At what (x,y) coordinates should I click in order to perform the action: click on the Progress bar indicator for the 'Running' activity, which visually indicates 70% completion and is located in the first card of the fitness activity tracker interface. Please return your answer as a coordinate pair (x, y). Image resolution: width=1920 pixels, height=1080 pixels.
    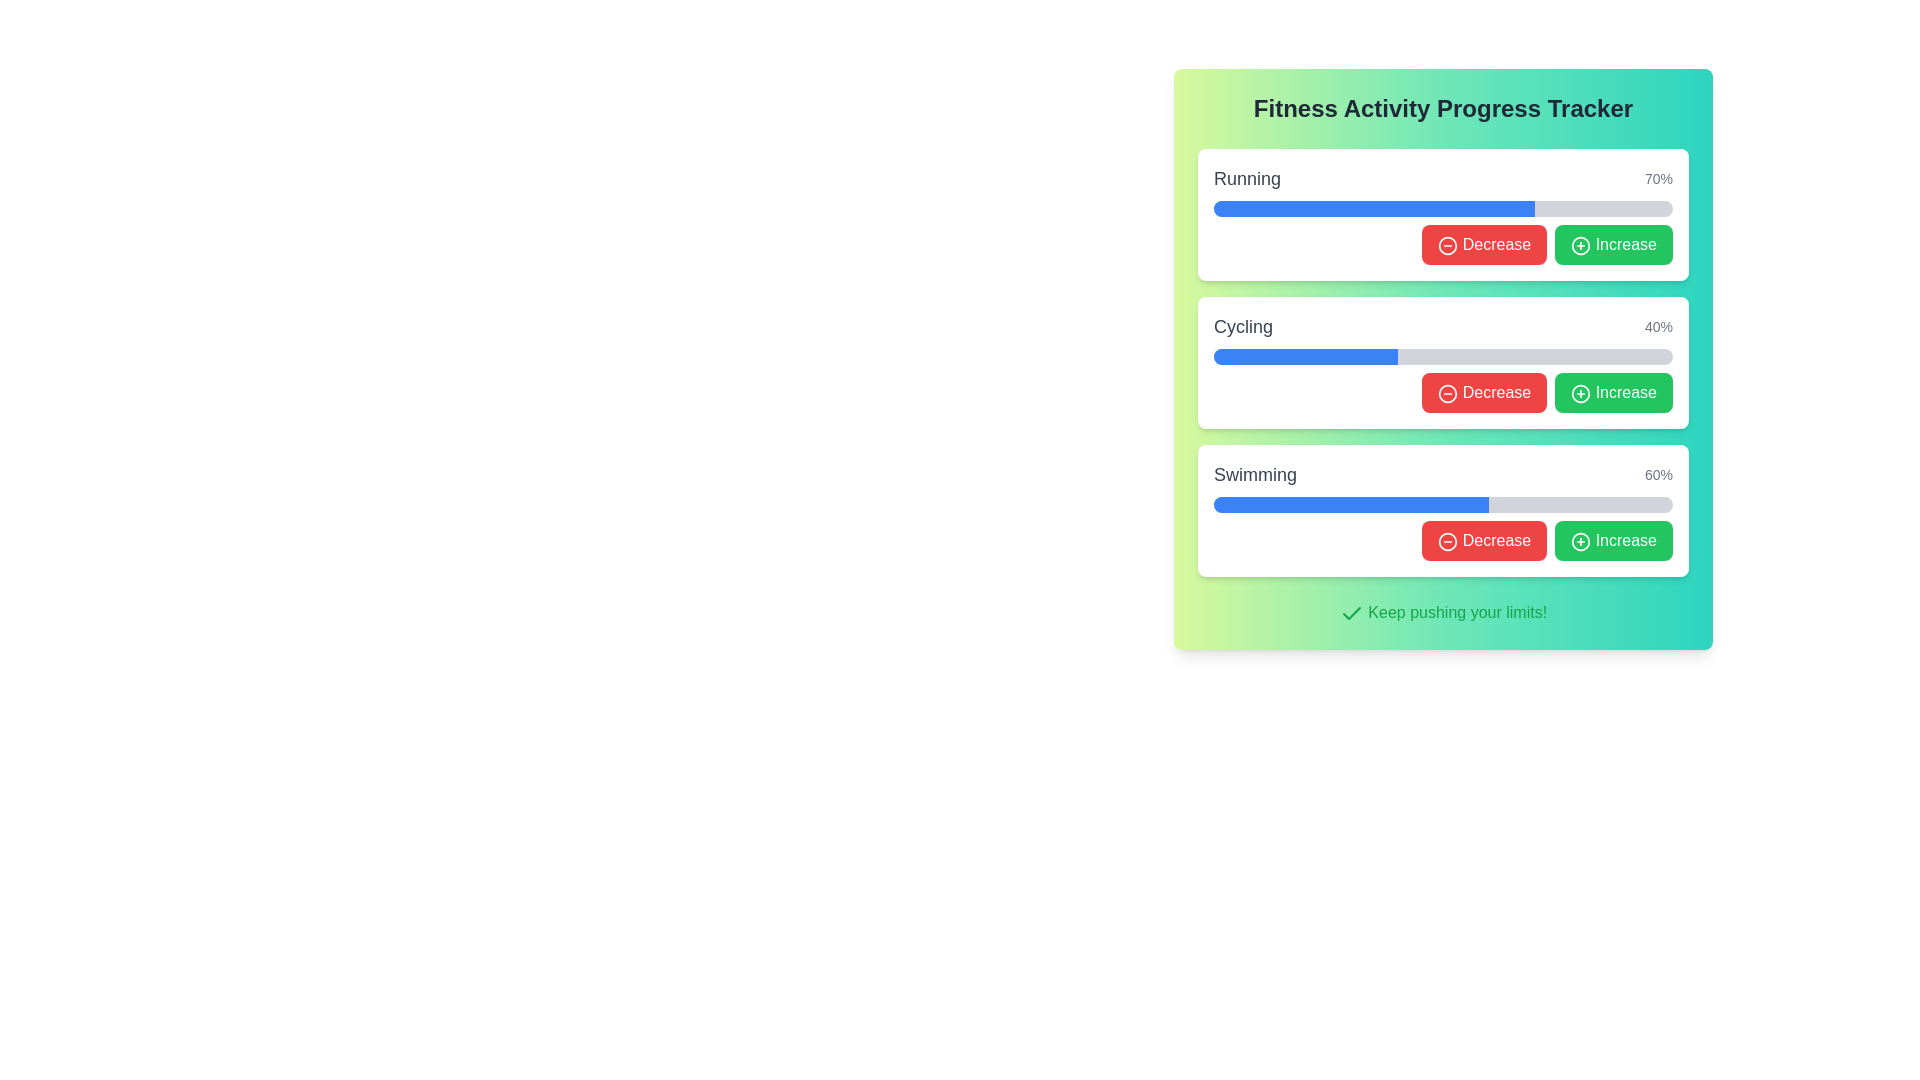
    Looking at the image, I should click on (1373, 208).